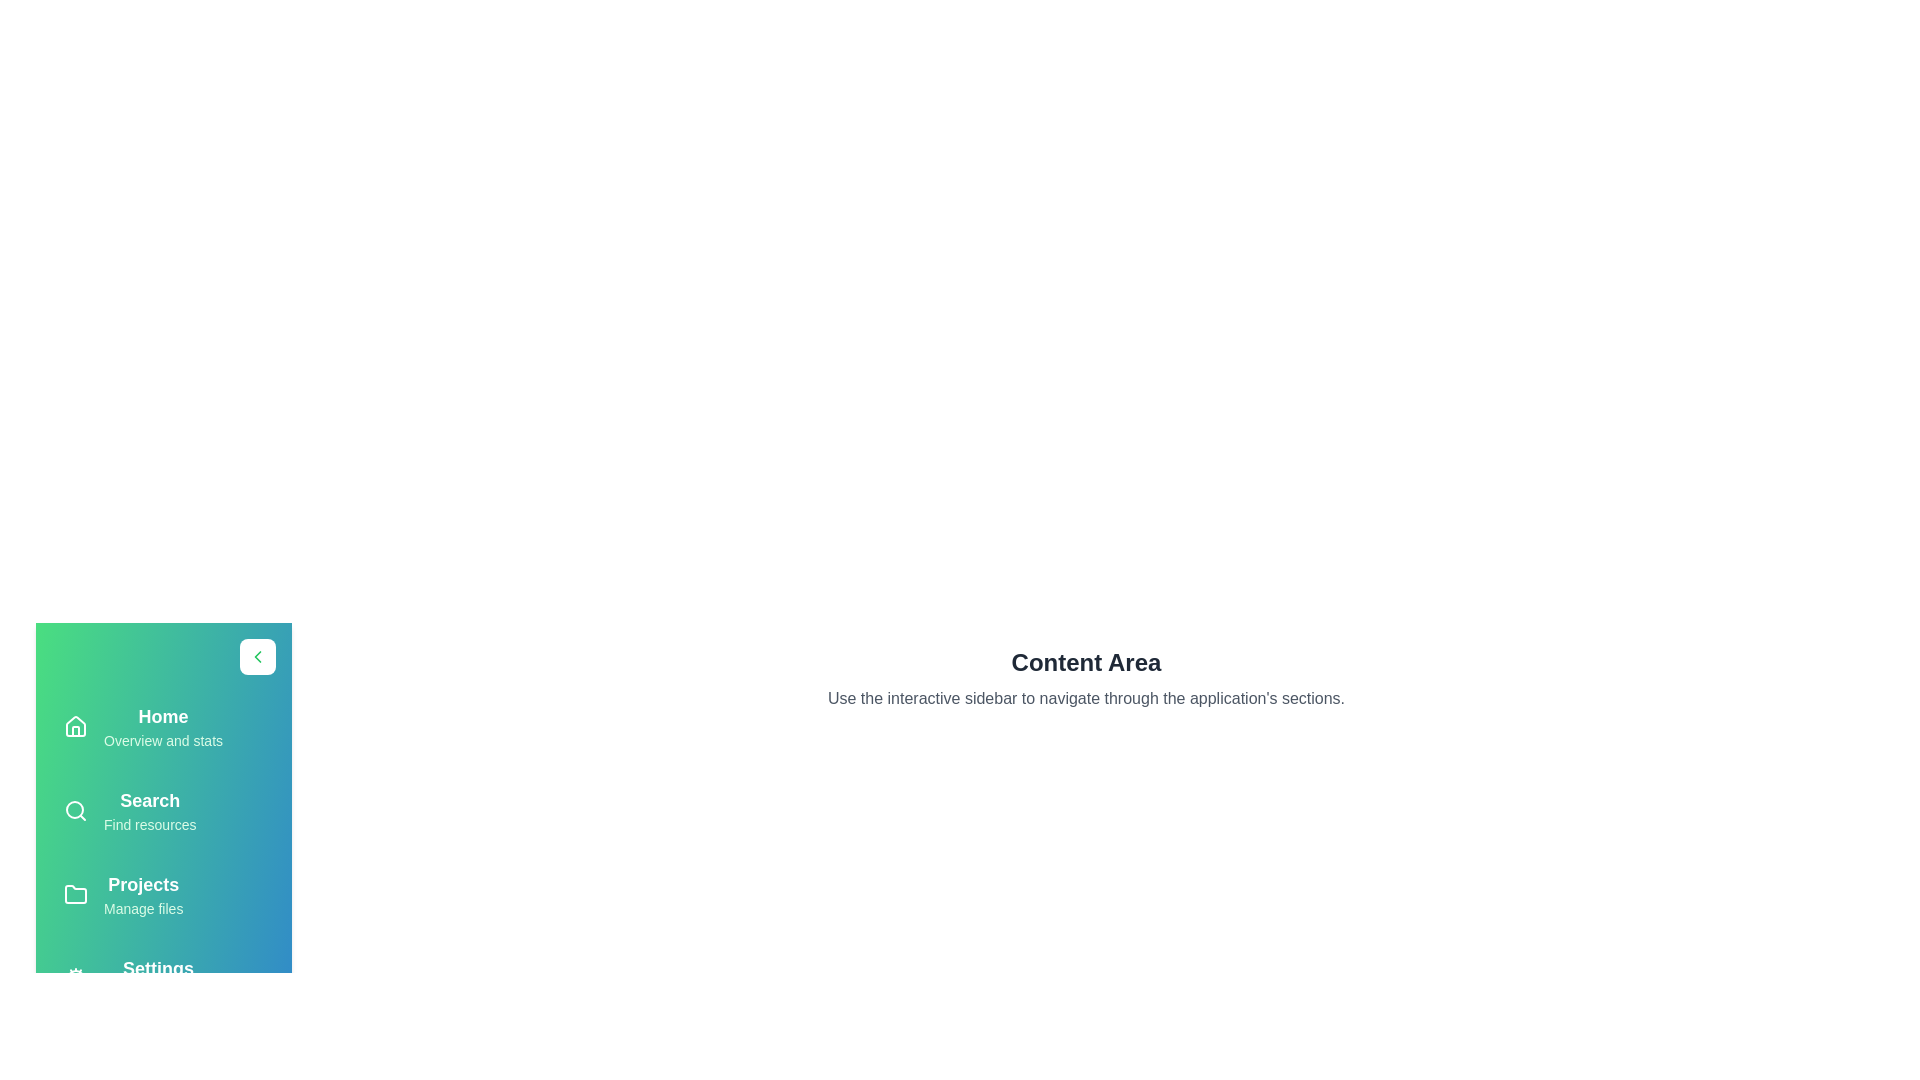 Image resolution: width=1920 pixels, height=1080 pixels. I want to click on the menu item labeled Search in the sidebar, so click(163, 810).